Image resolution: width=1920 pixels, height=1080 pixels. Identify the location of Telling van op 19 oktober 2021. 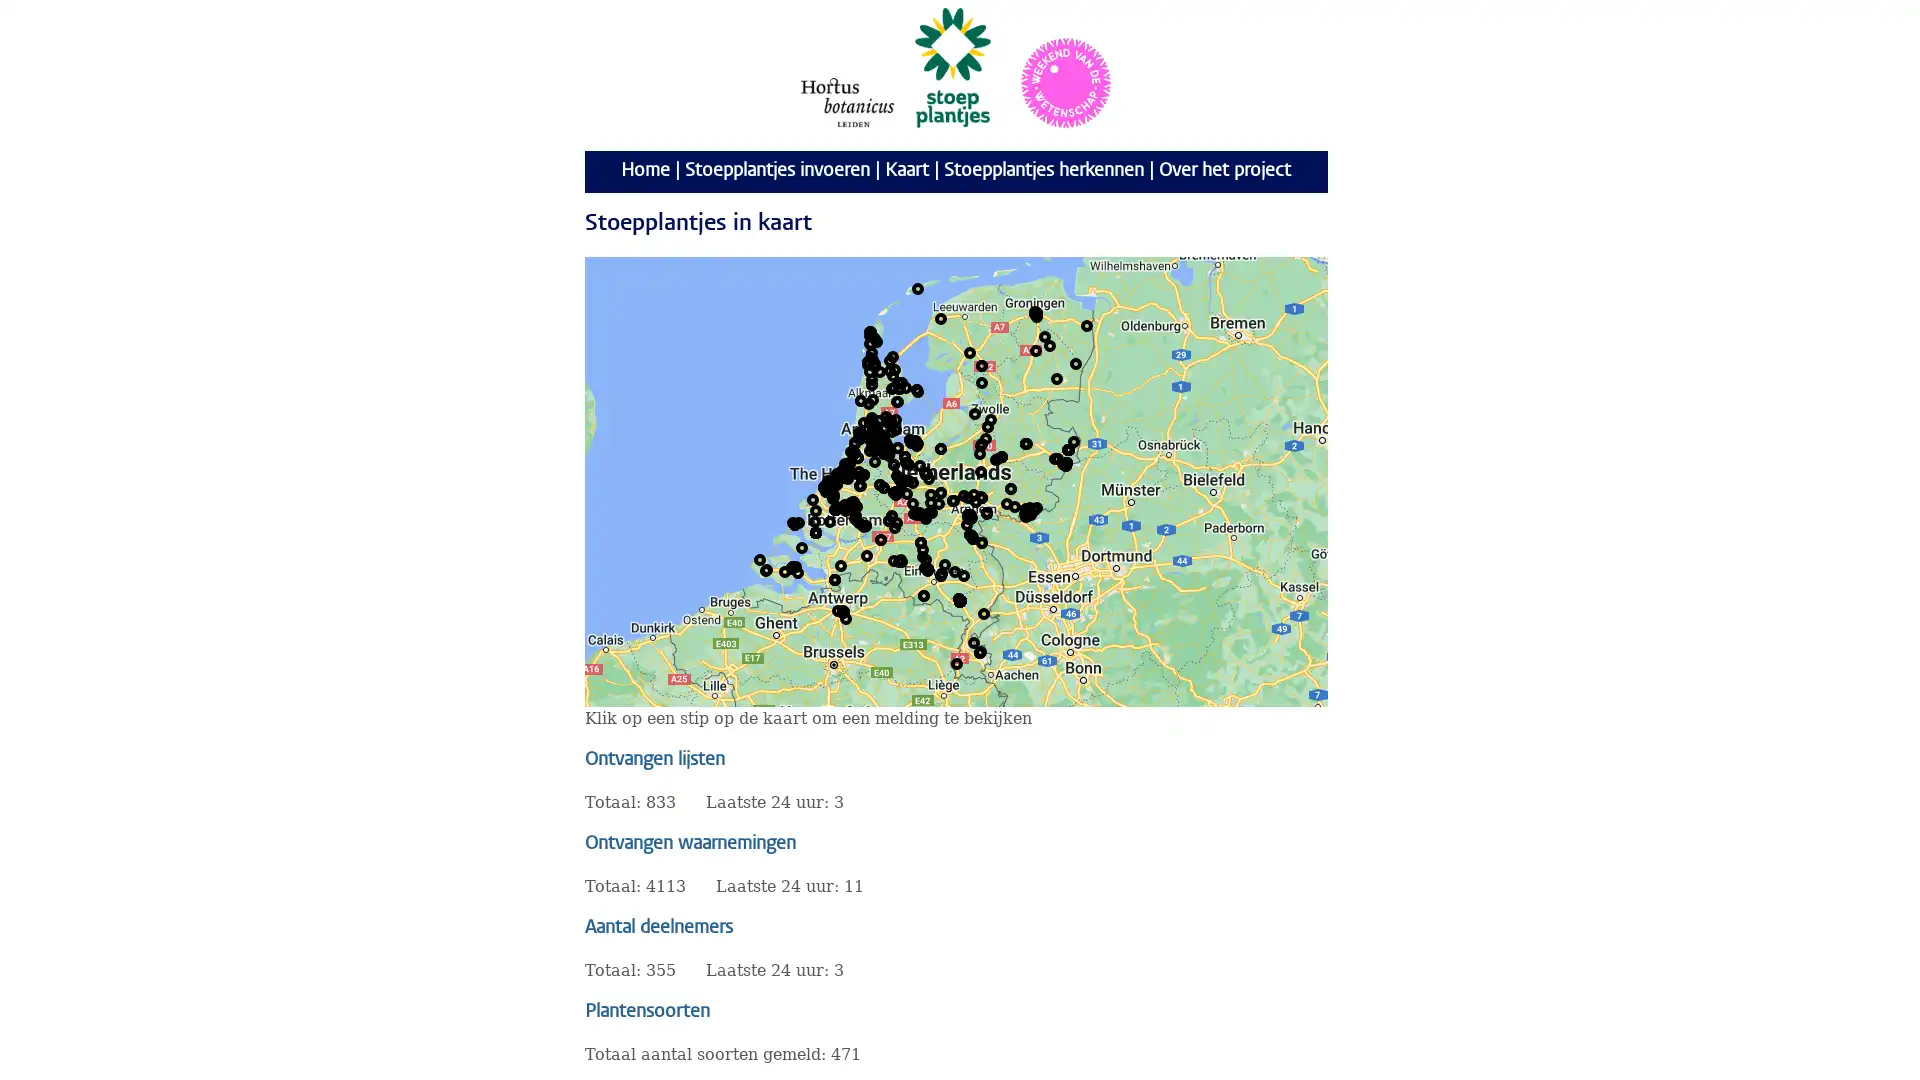
(873, 438).